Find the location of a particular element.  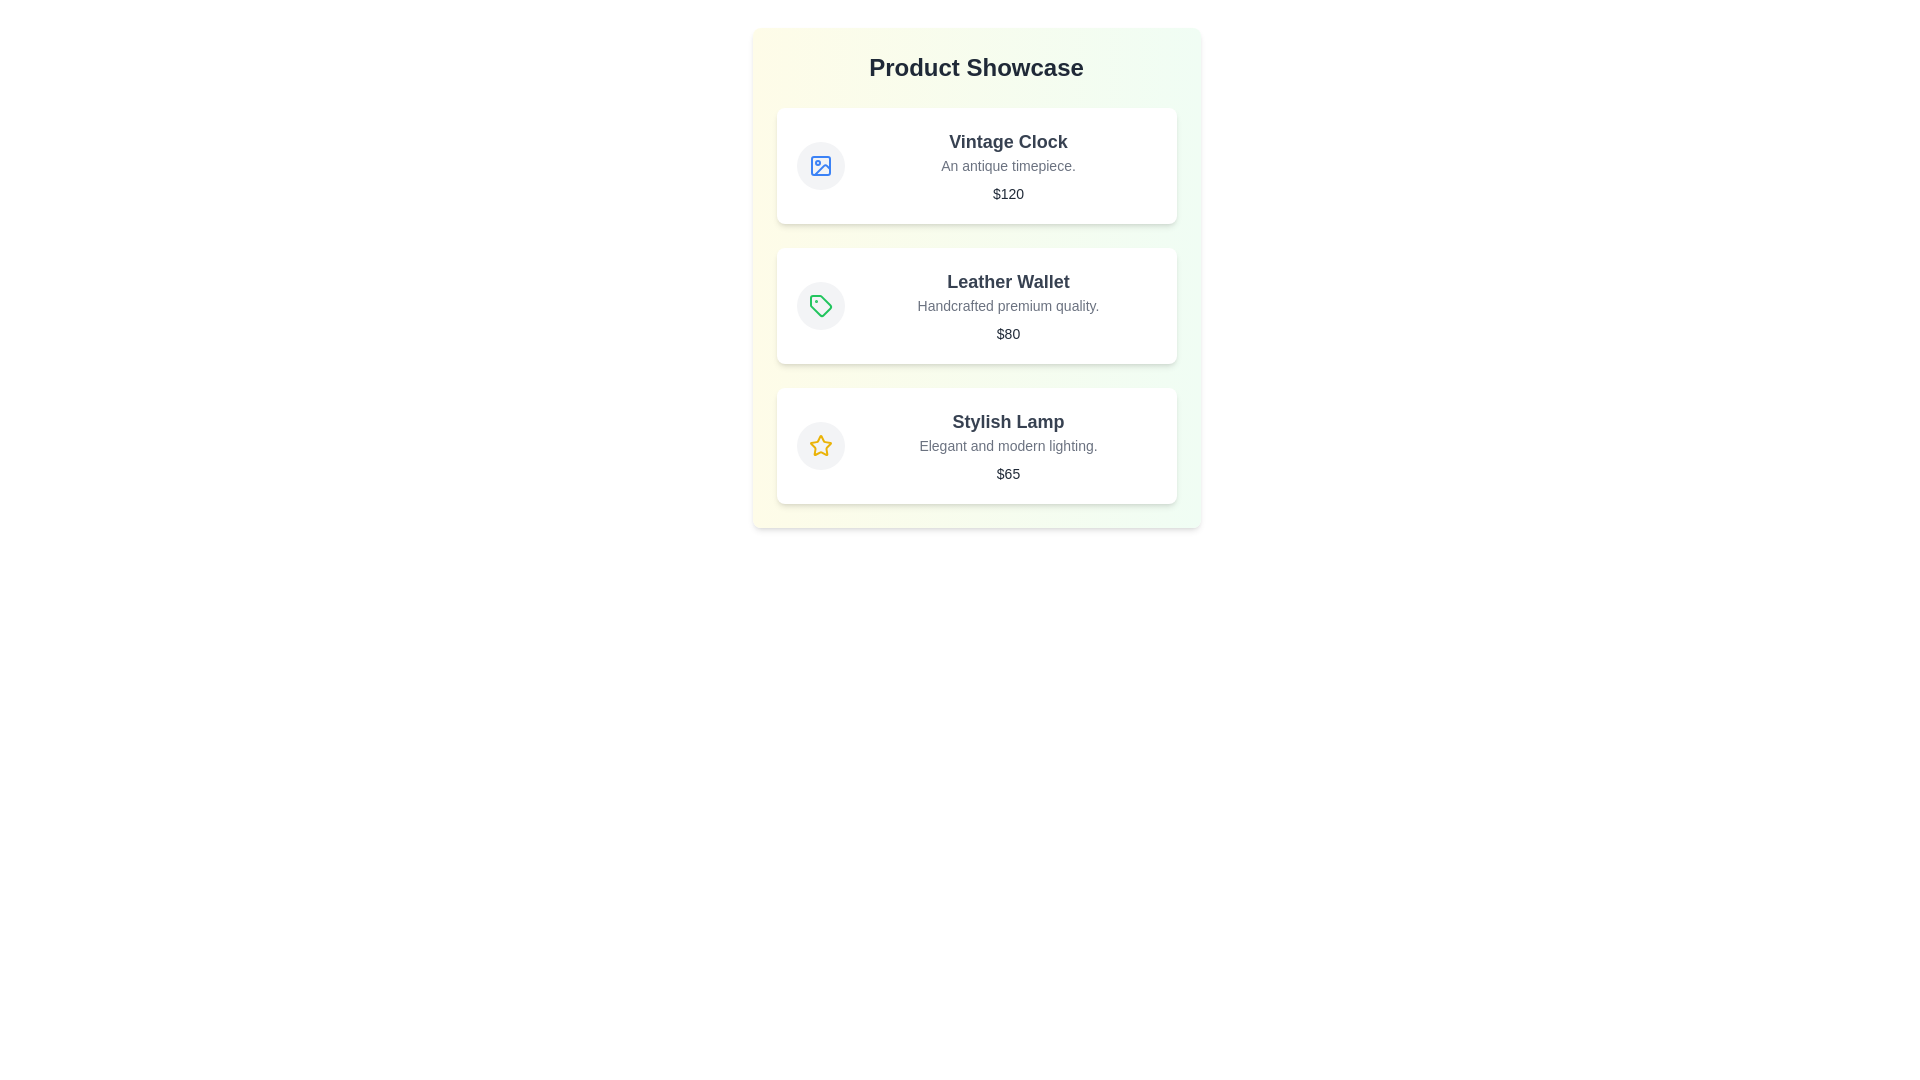

the product card corresponding to Stylish Lamp is located at coordinates (976, 445).